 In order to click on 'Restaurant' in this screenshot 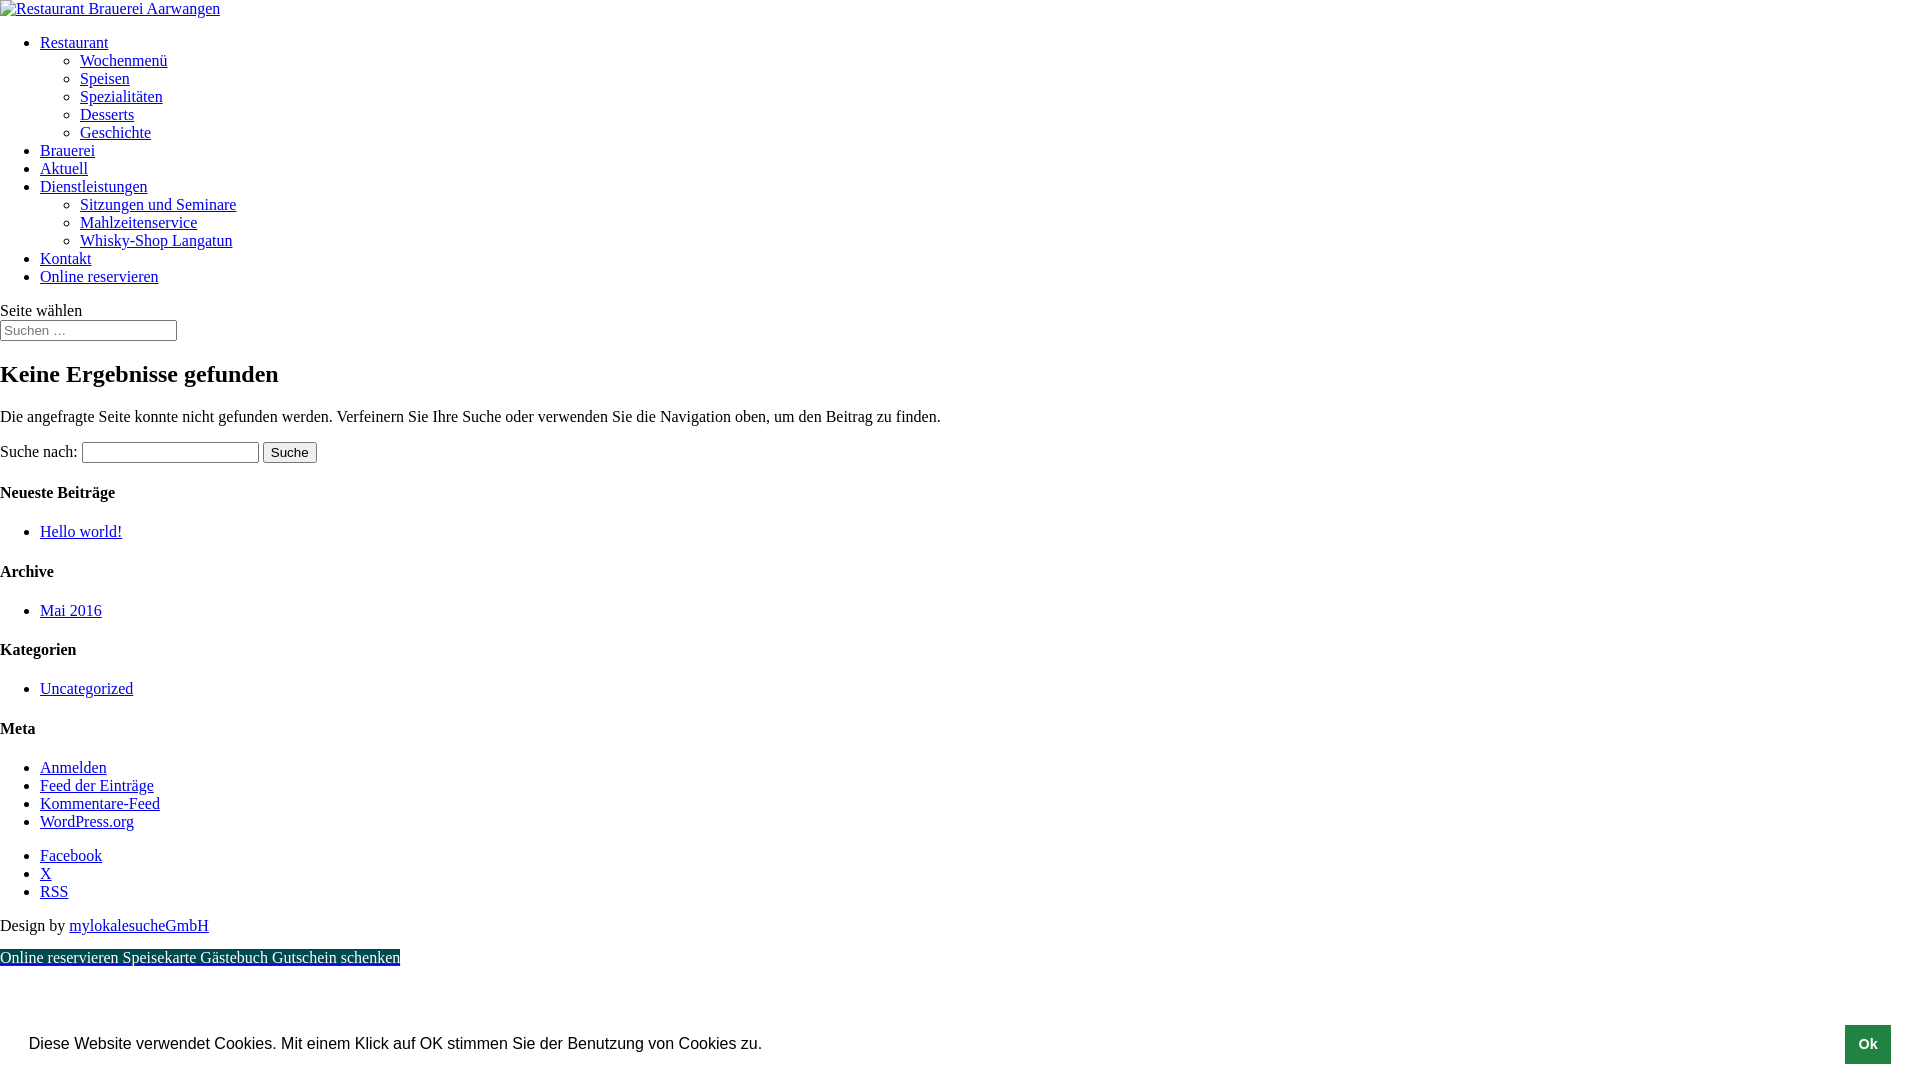, I will do `click(39, 42)`.